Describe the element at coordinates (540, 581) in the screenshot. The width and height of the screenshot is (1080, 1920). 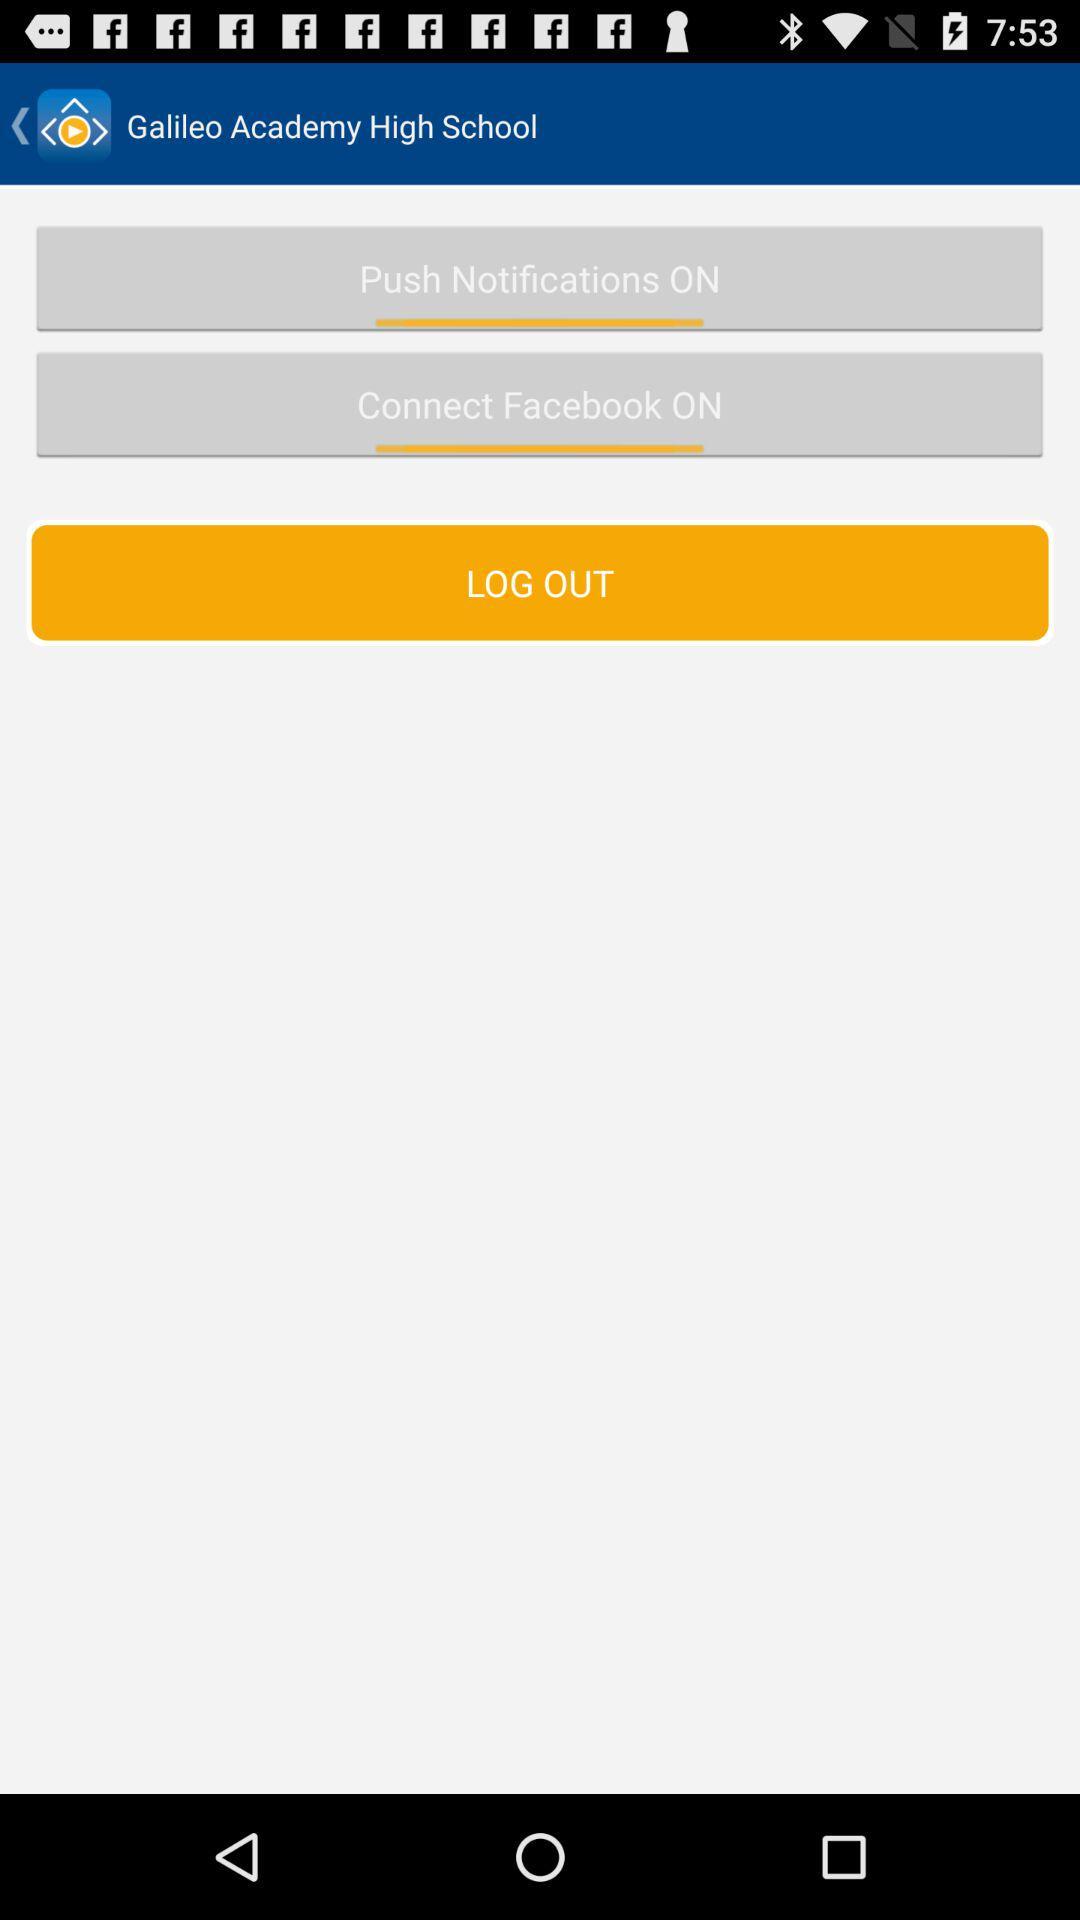
I see `the icon below the connect facebook on` at that location.